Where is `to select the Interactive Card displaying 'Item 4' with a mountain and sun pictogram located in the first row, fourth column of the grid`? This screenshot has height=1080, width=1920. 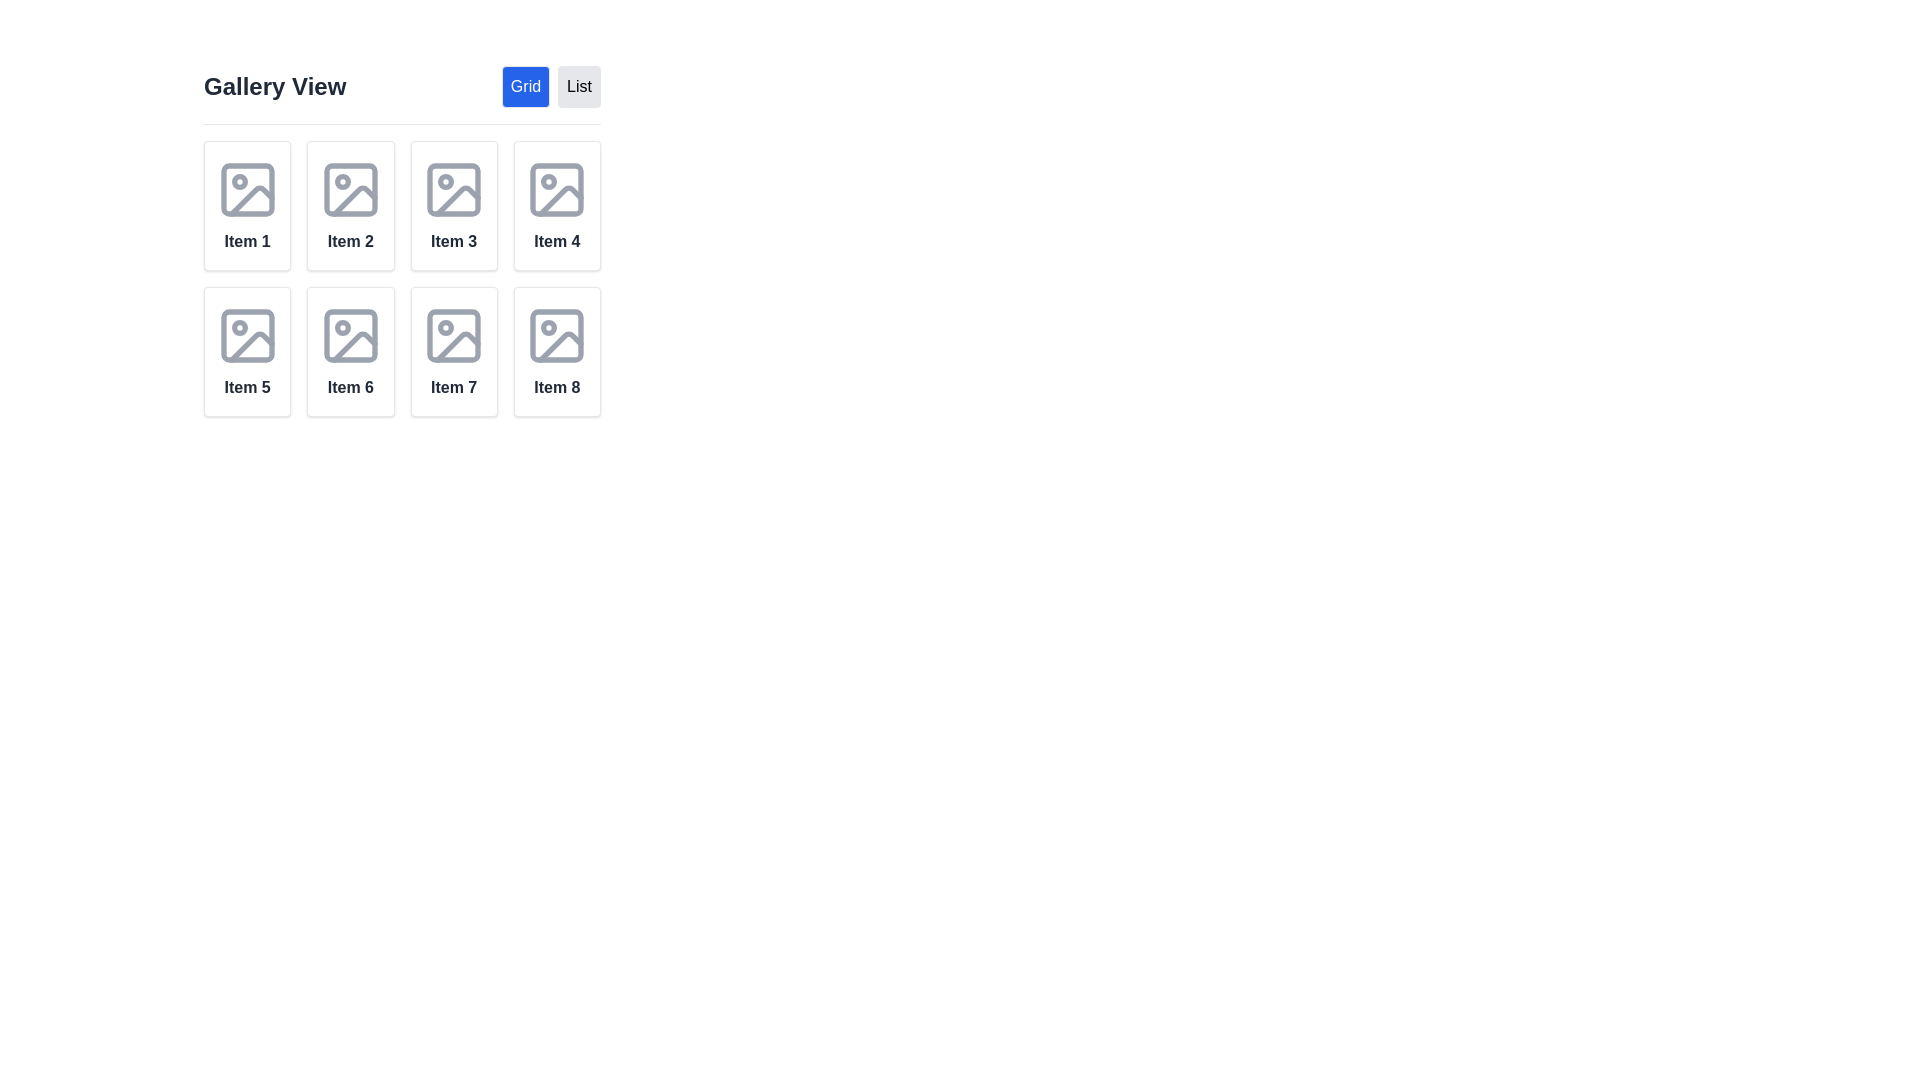 to select the Interactive Card displaying 'Item 4' with a mountain and sun pictogram located in the first row, fourth column of the grid is located at coordinates (557, 205).